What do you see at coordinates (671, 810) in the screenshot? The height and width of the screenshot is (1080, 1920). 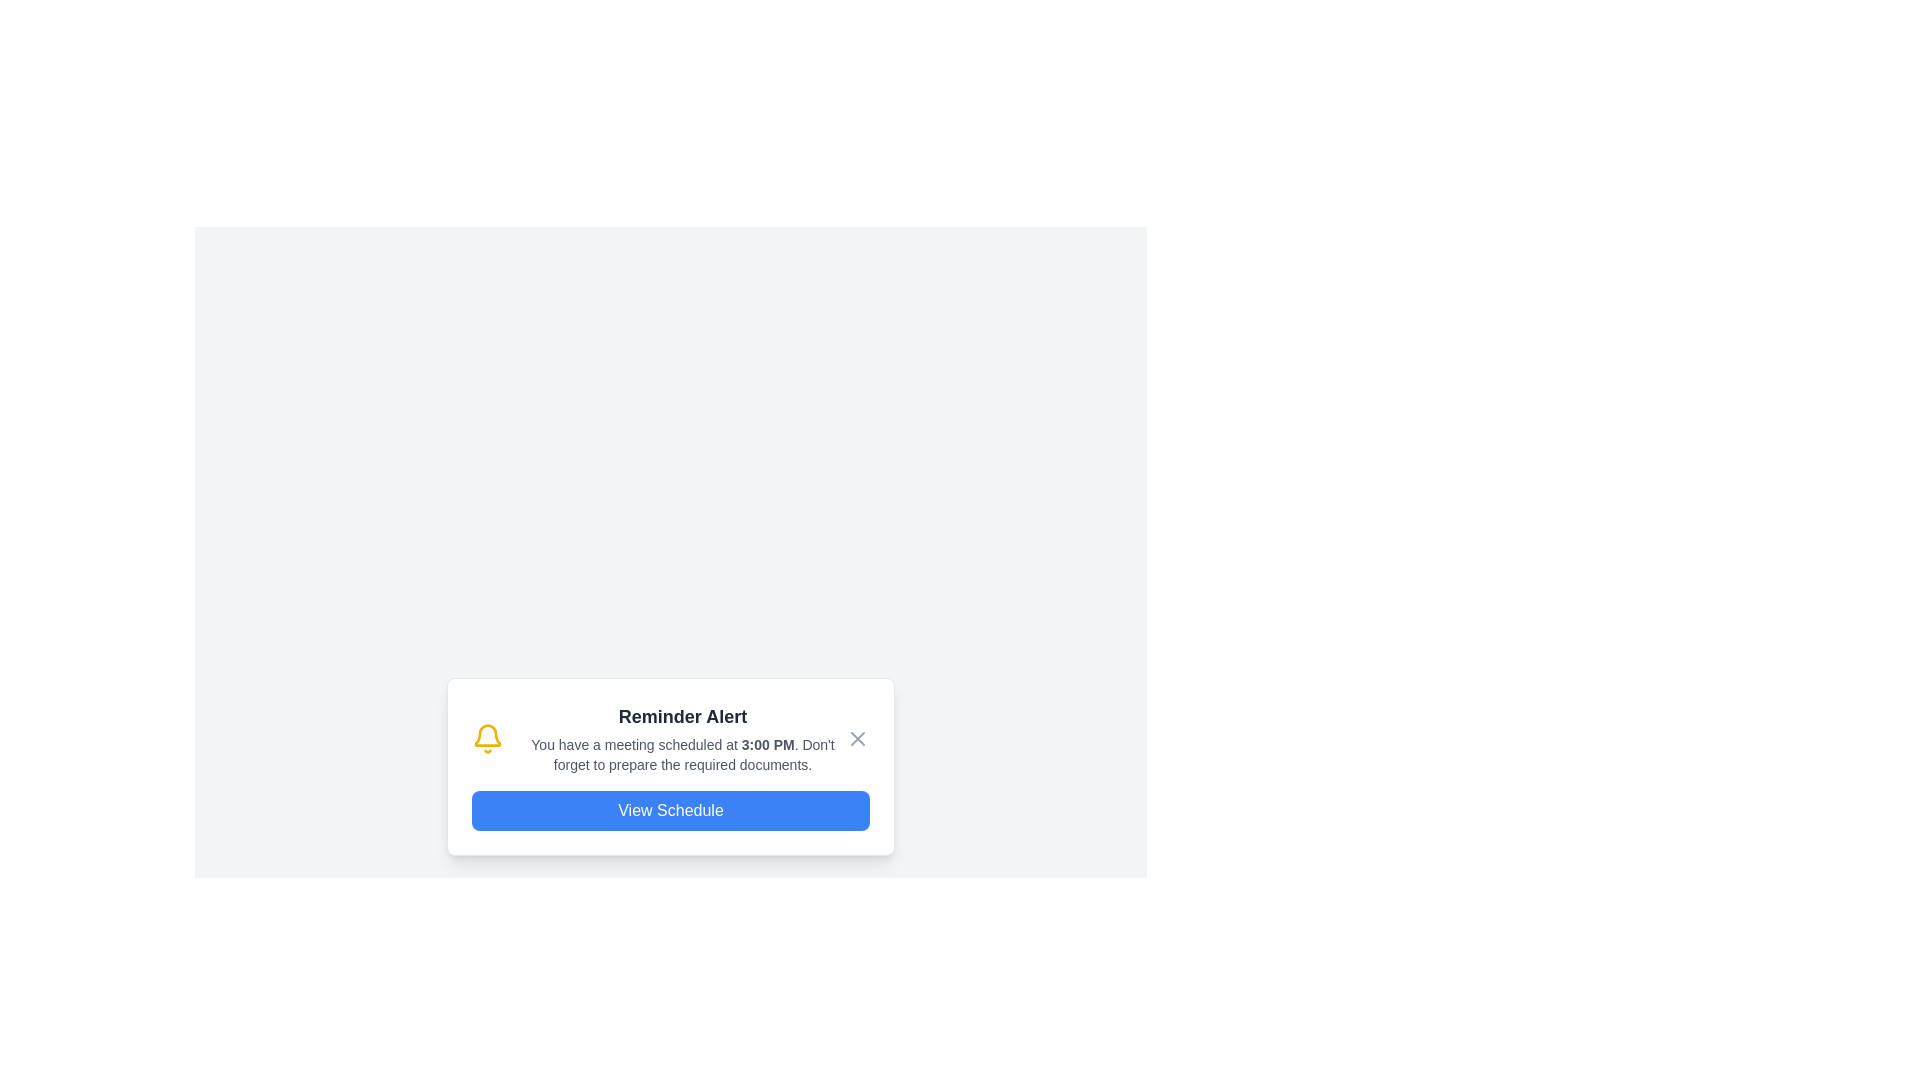 I see `the 'View Schedule' button, which is a rectangular button with rounded corners, blue background, and white text located at the bottom of the notification card titled 'Reminder Alert'` at bounding box center [671, 810].